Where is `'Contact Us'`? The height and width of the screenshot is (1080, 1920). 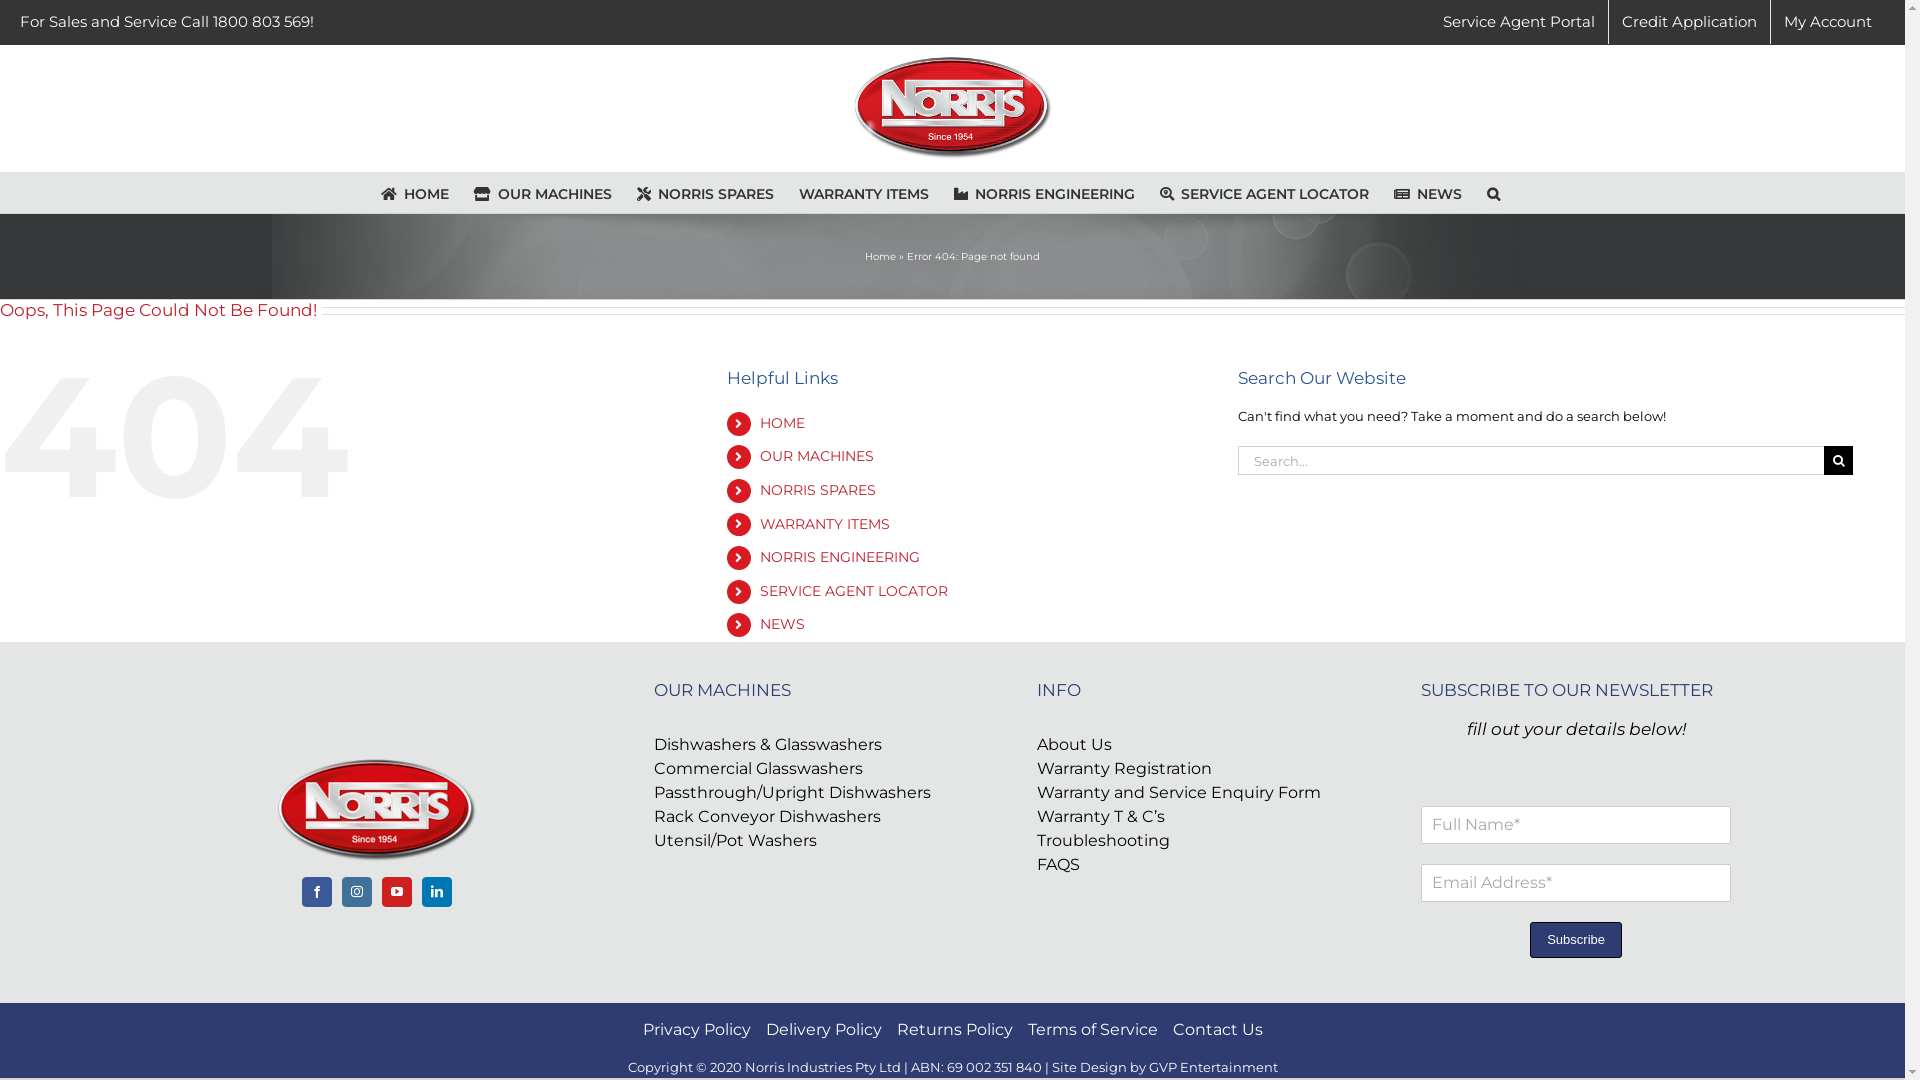 'Contact Us' is located at coordinates (1216, 1029).